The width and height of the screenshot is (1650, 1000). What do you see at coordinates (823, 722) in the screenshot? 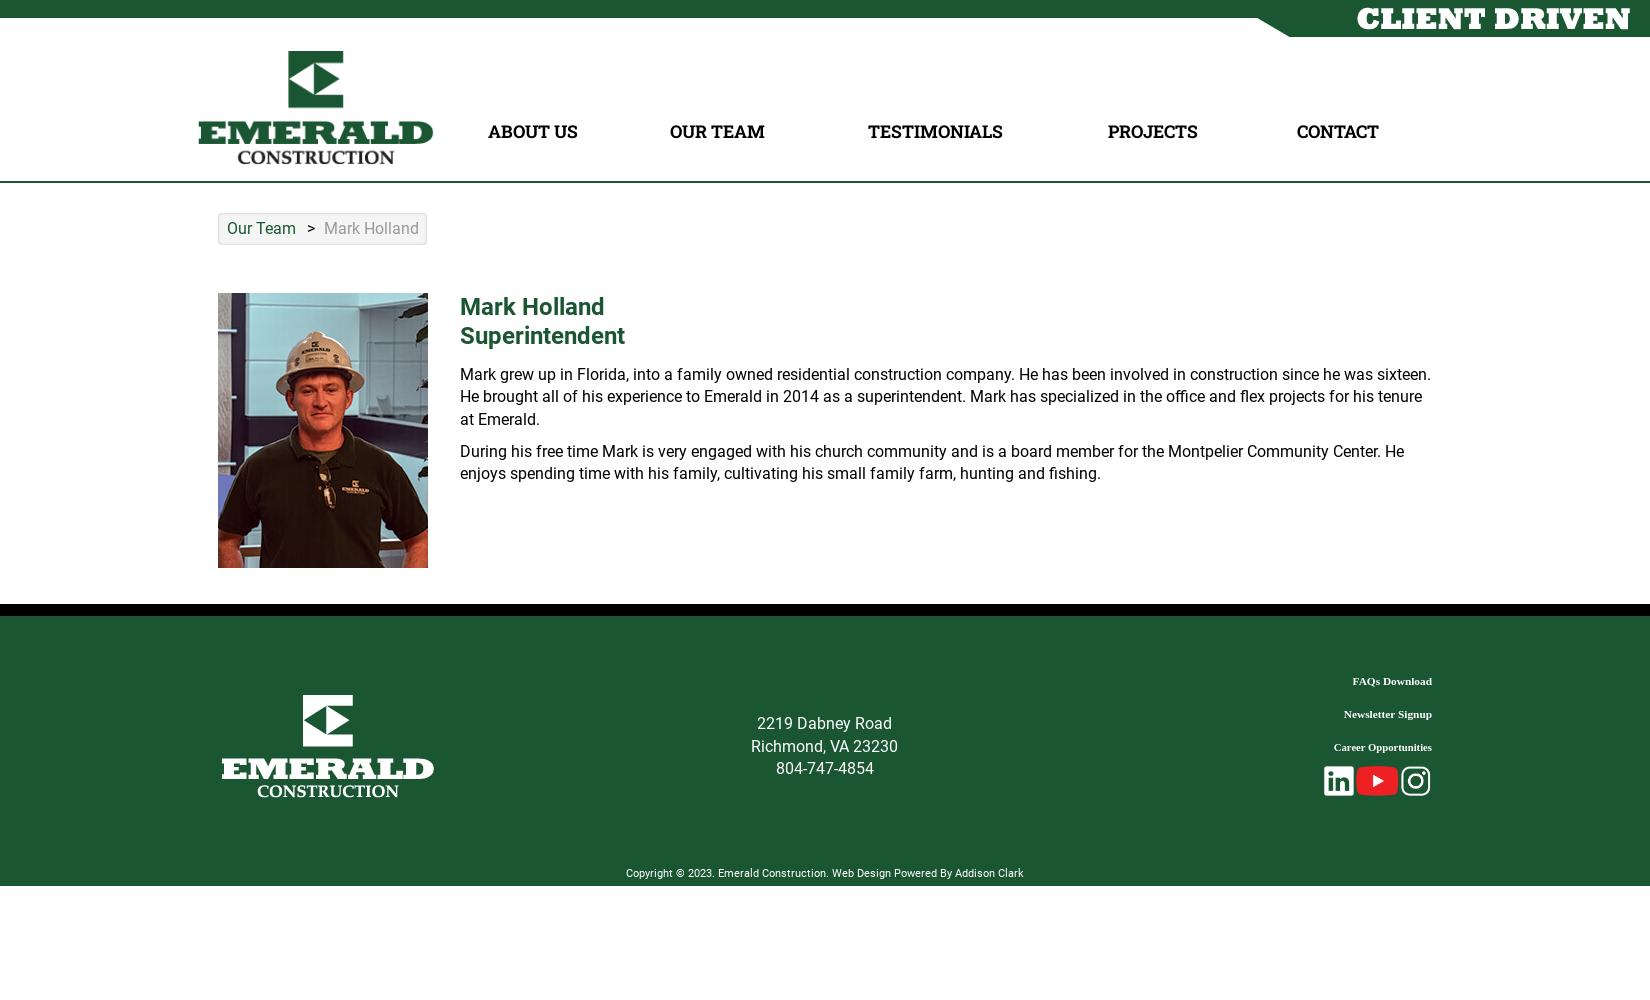
I see `'2219 Dabney Road'` at bounding box center [823, 722].